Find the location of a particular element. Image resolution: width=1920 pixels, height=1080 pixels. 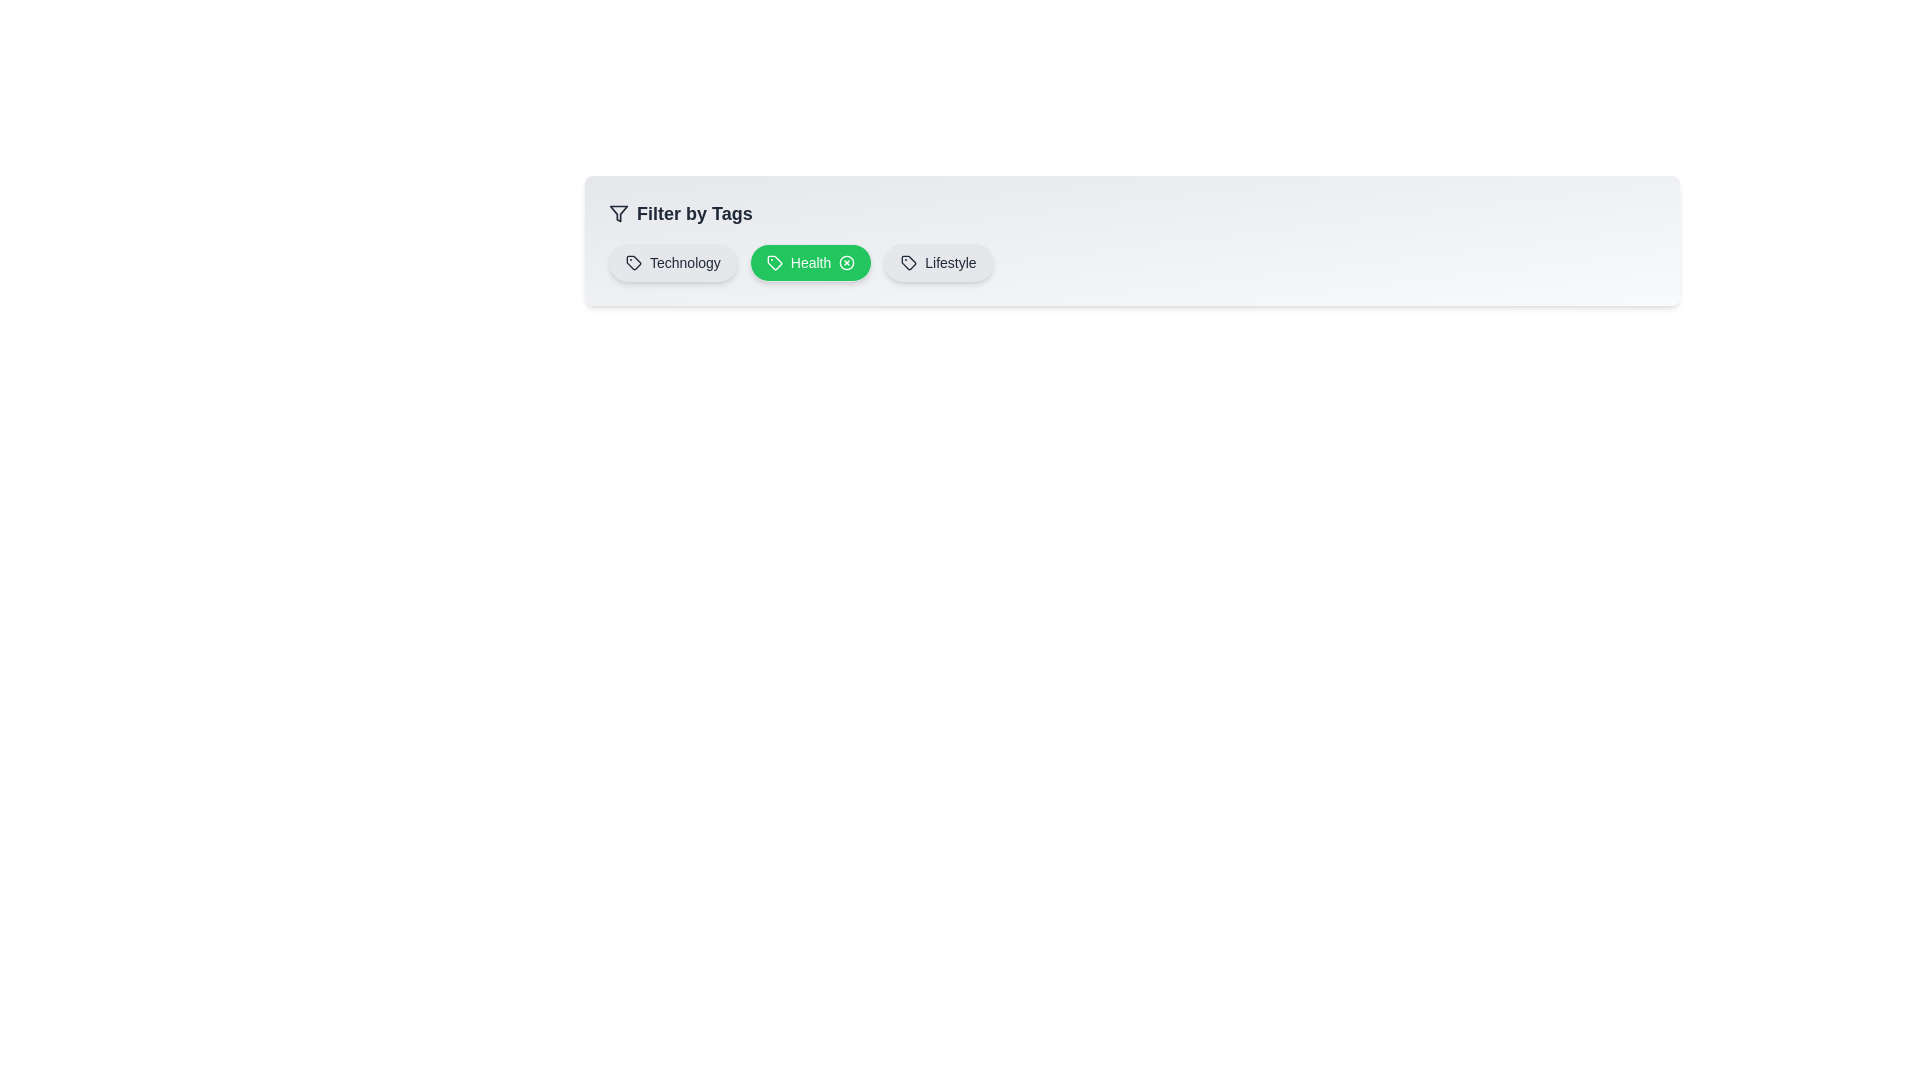

the tag Technology is located at coordinates (672, 261).